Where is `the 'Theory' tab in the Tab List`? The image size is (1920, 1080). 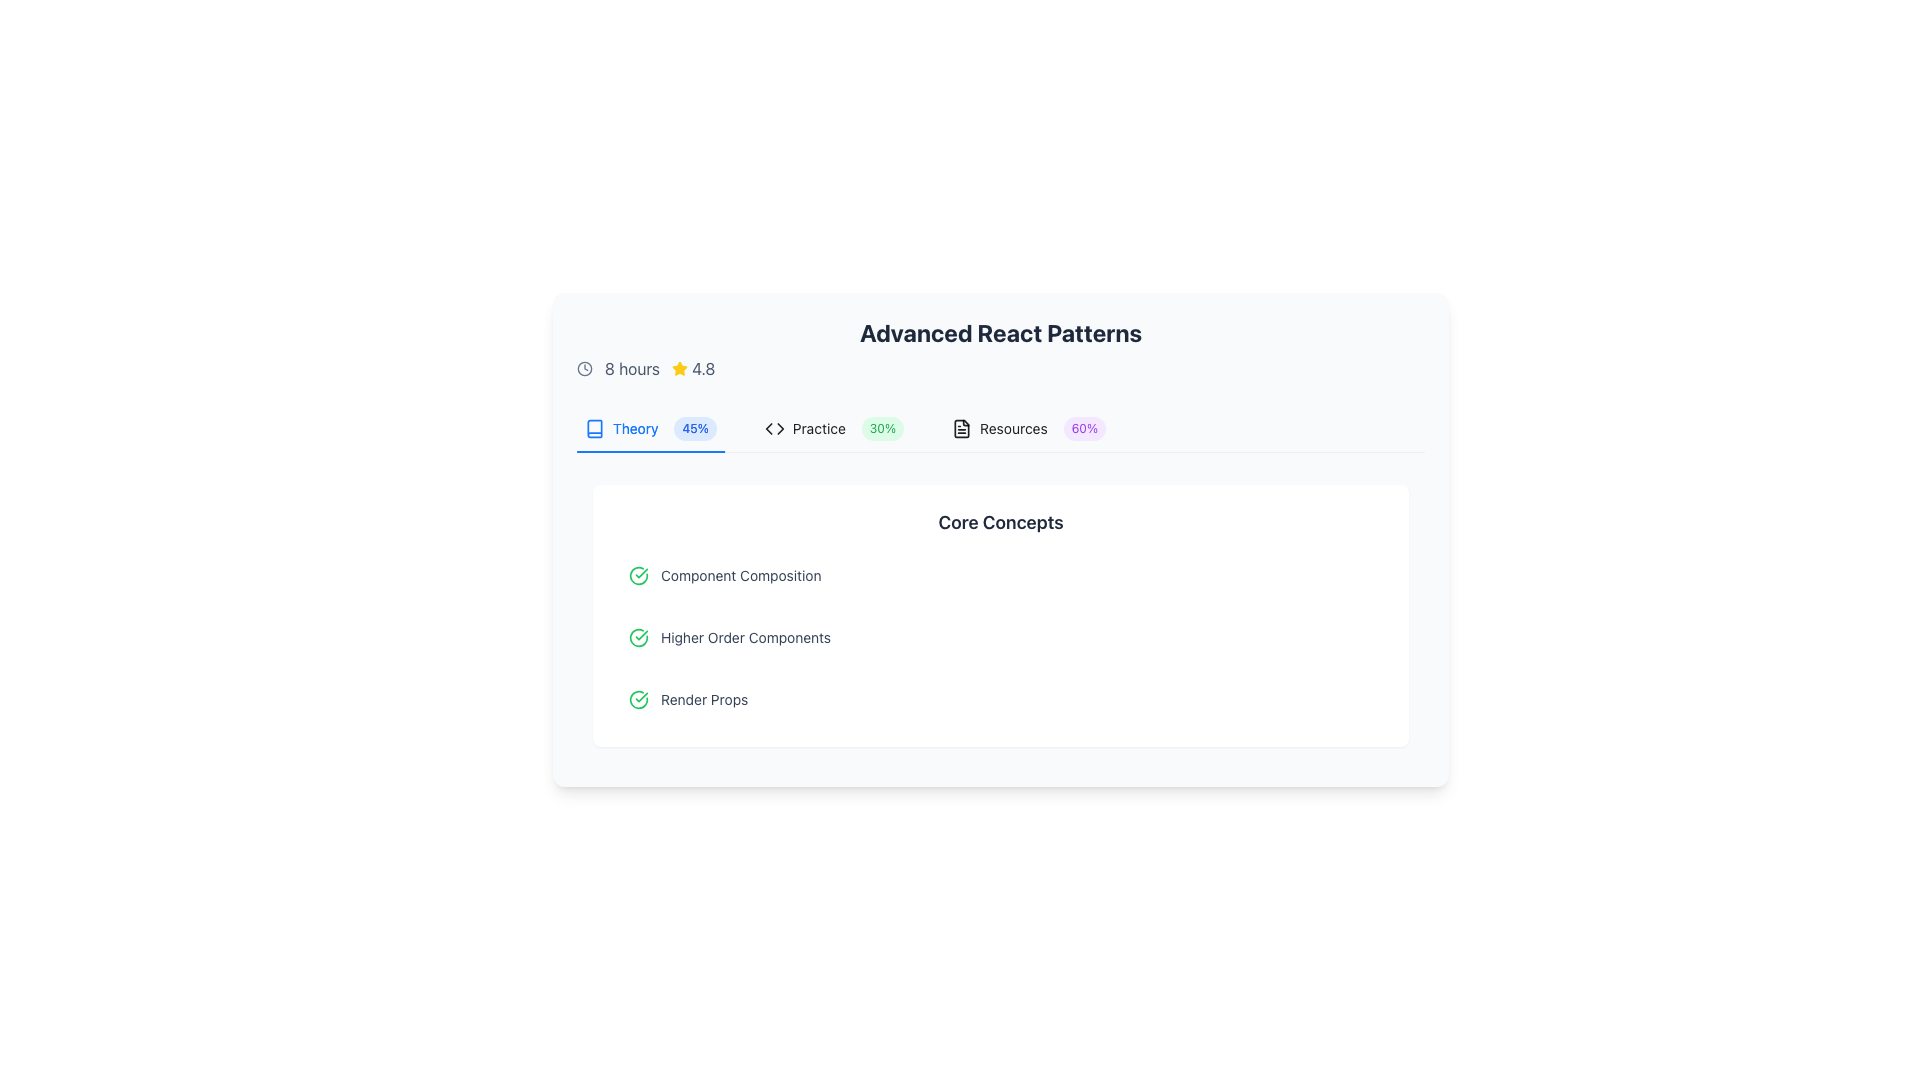 the 'Theory' tab in the Tab List is located at coordinates (1001, 427).